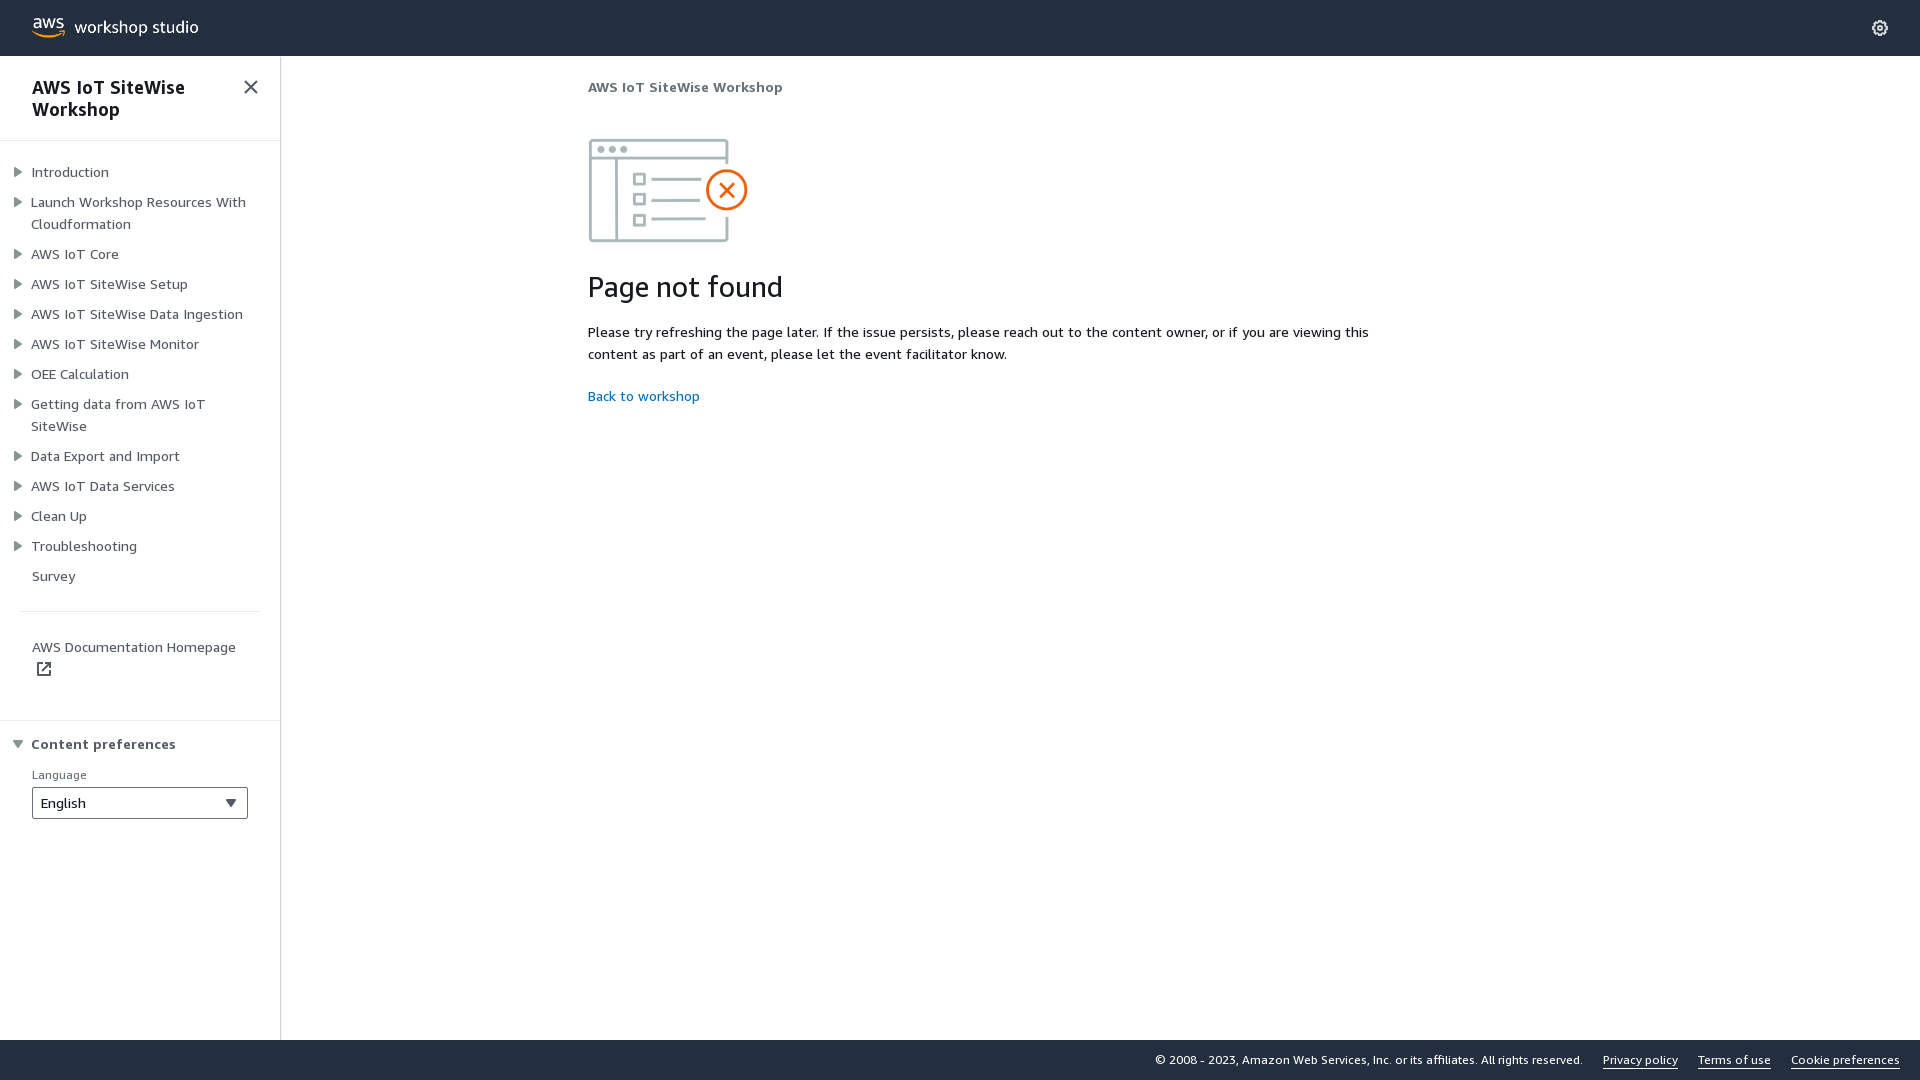 This screenshot has height=1080, width=1920. What do you see at coordinates (70, 171) in the screenshot?
I see `'Introduction'` at bounding box center [70, 171].